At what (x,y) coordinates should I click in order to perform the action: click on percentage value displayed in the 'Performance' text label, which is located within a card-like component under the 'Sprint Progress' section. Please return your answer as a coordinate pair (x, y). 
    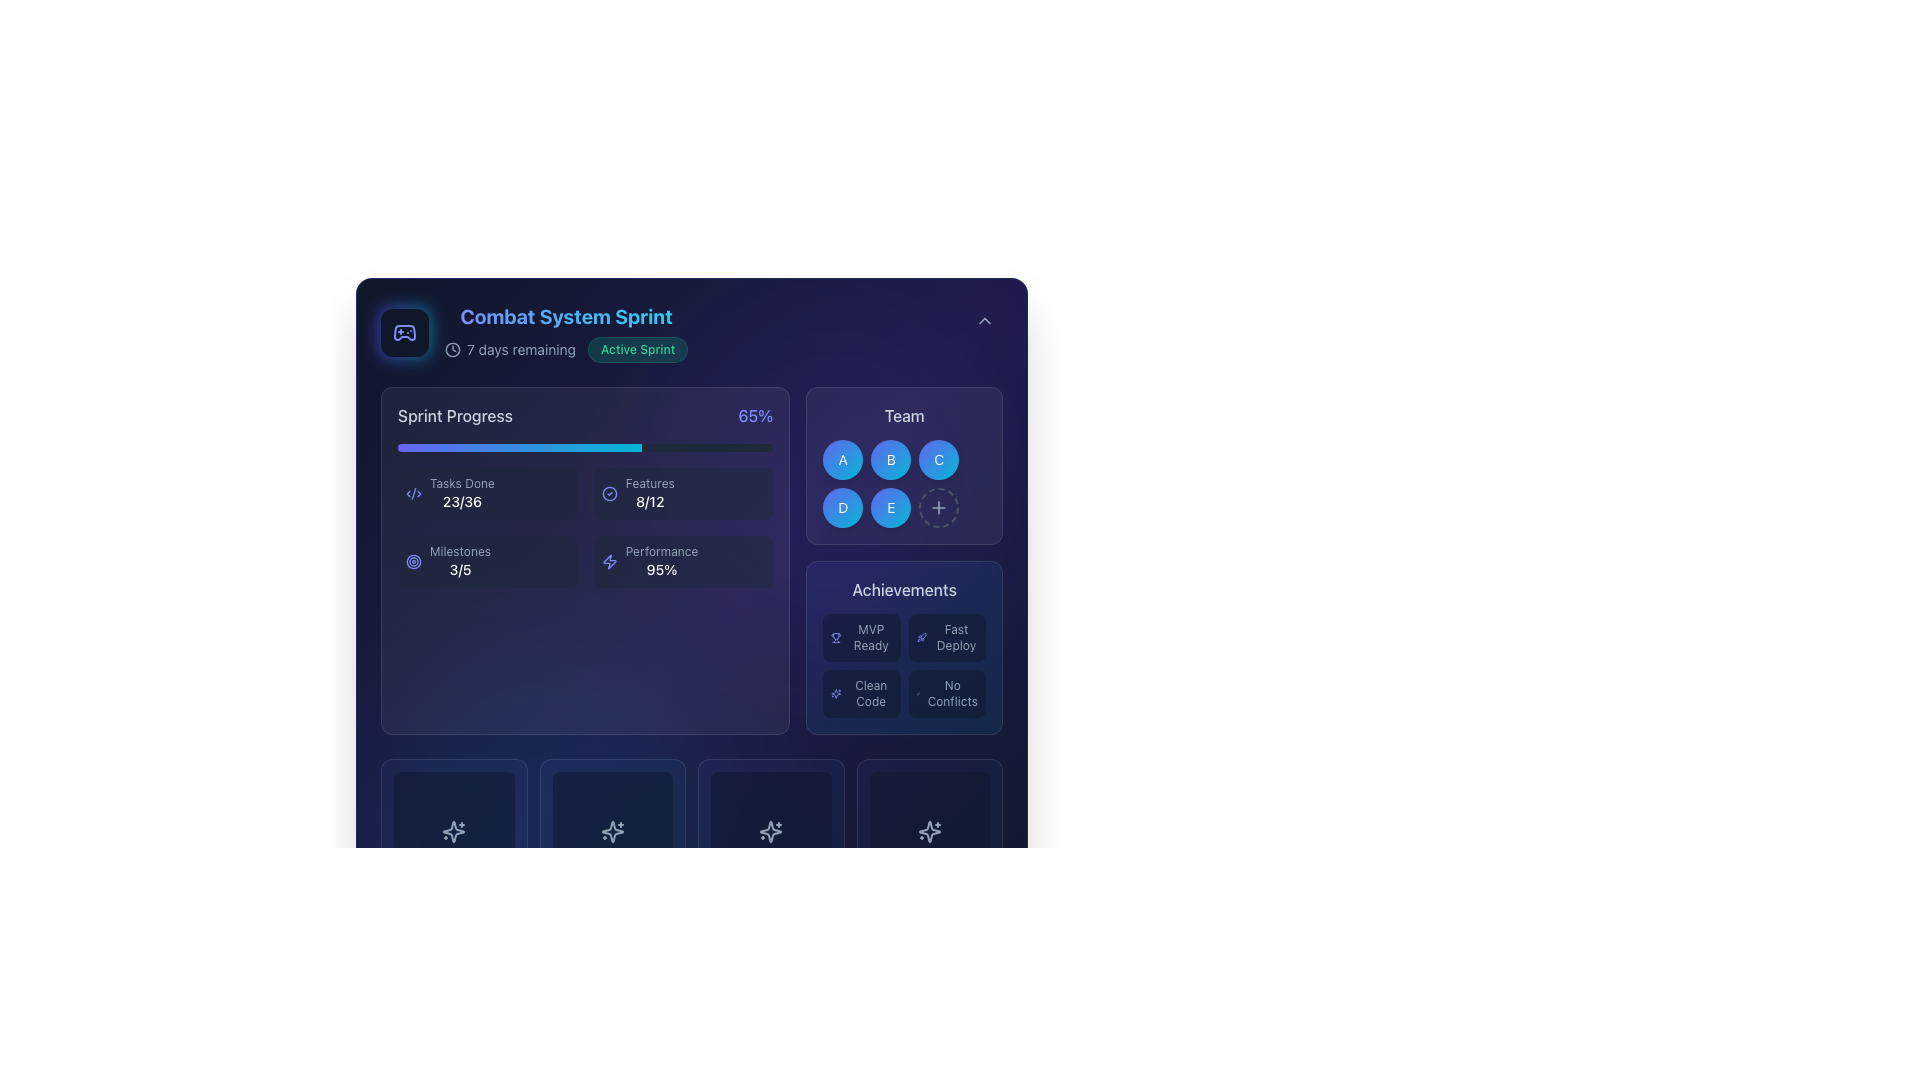
    Looking at the image, I should click on (662, 570).